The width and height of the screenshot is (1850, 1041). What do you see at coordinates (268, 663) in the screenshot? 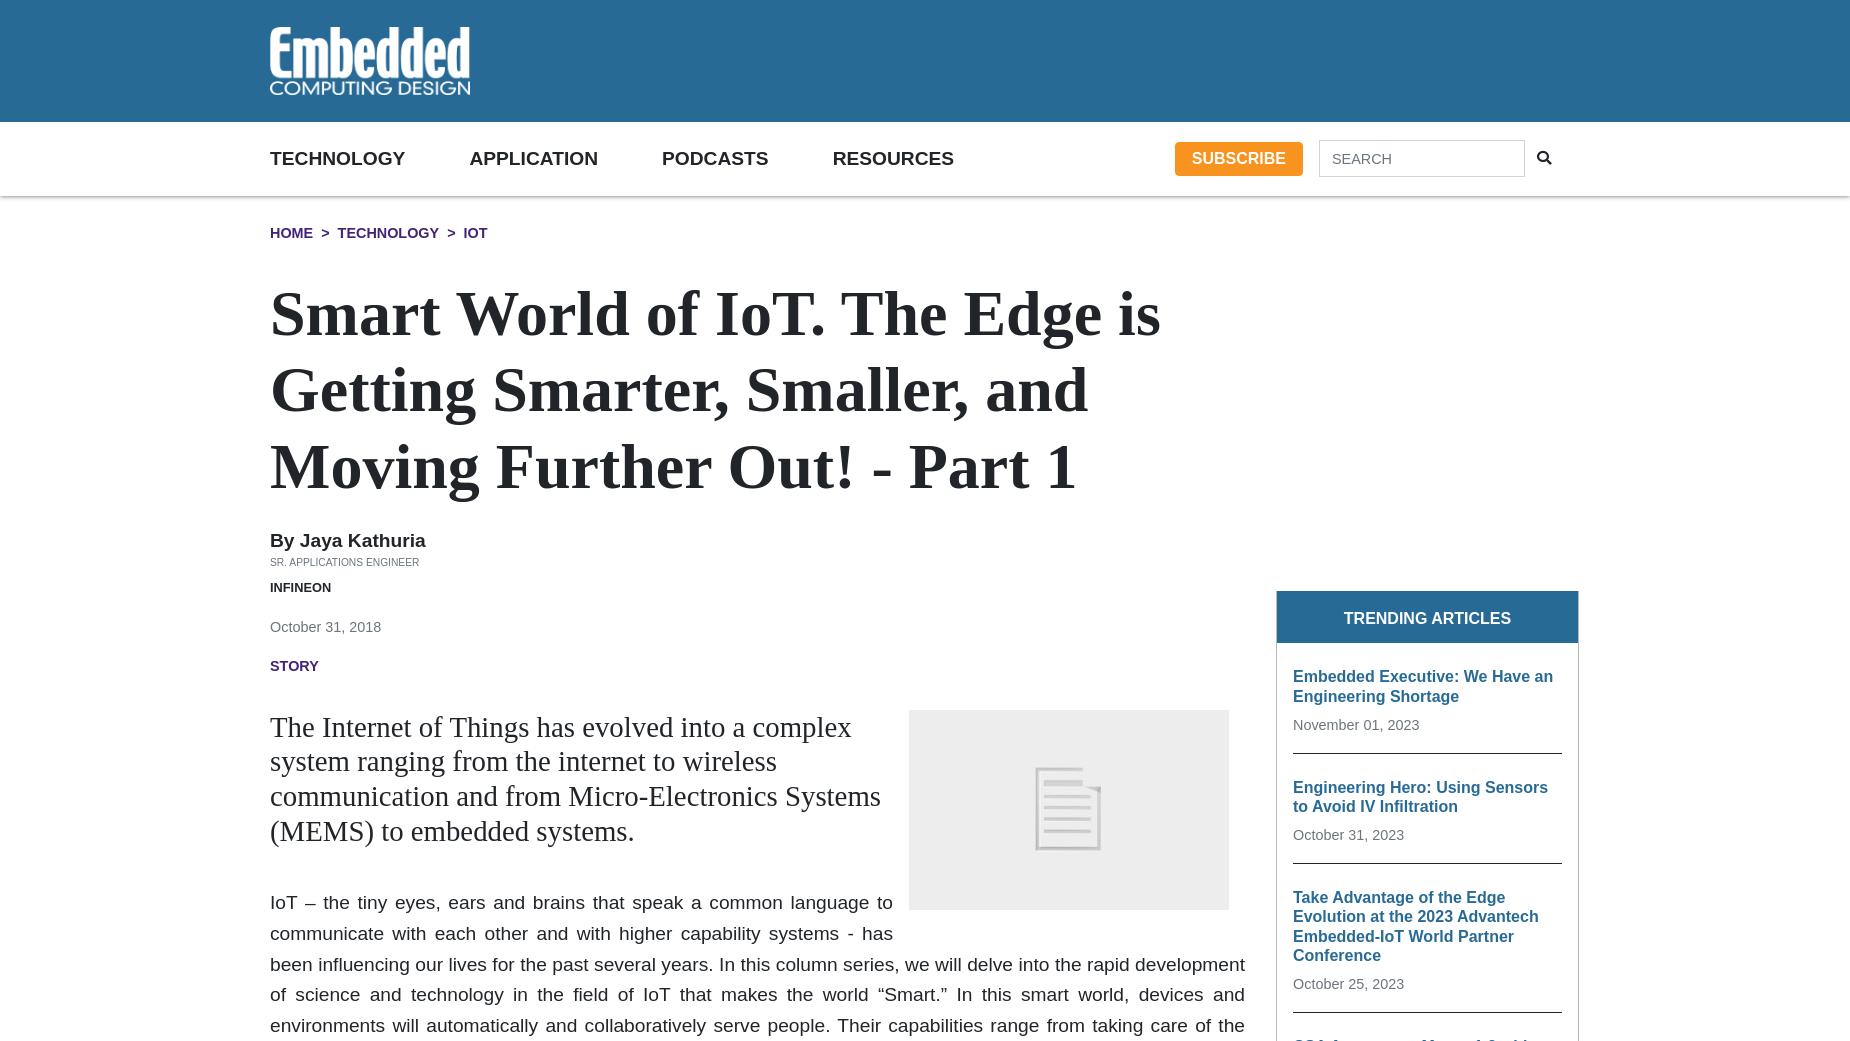
I see `'Story'` at bounding box center [268, 663].